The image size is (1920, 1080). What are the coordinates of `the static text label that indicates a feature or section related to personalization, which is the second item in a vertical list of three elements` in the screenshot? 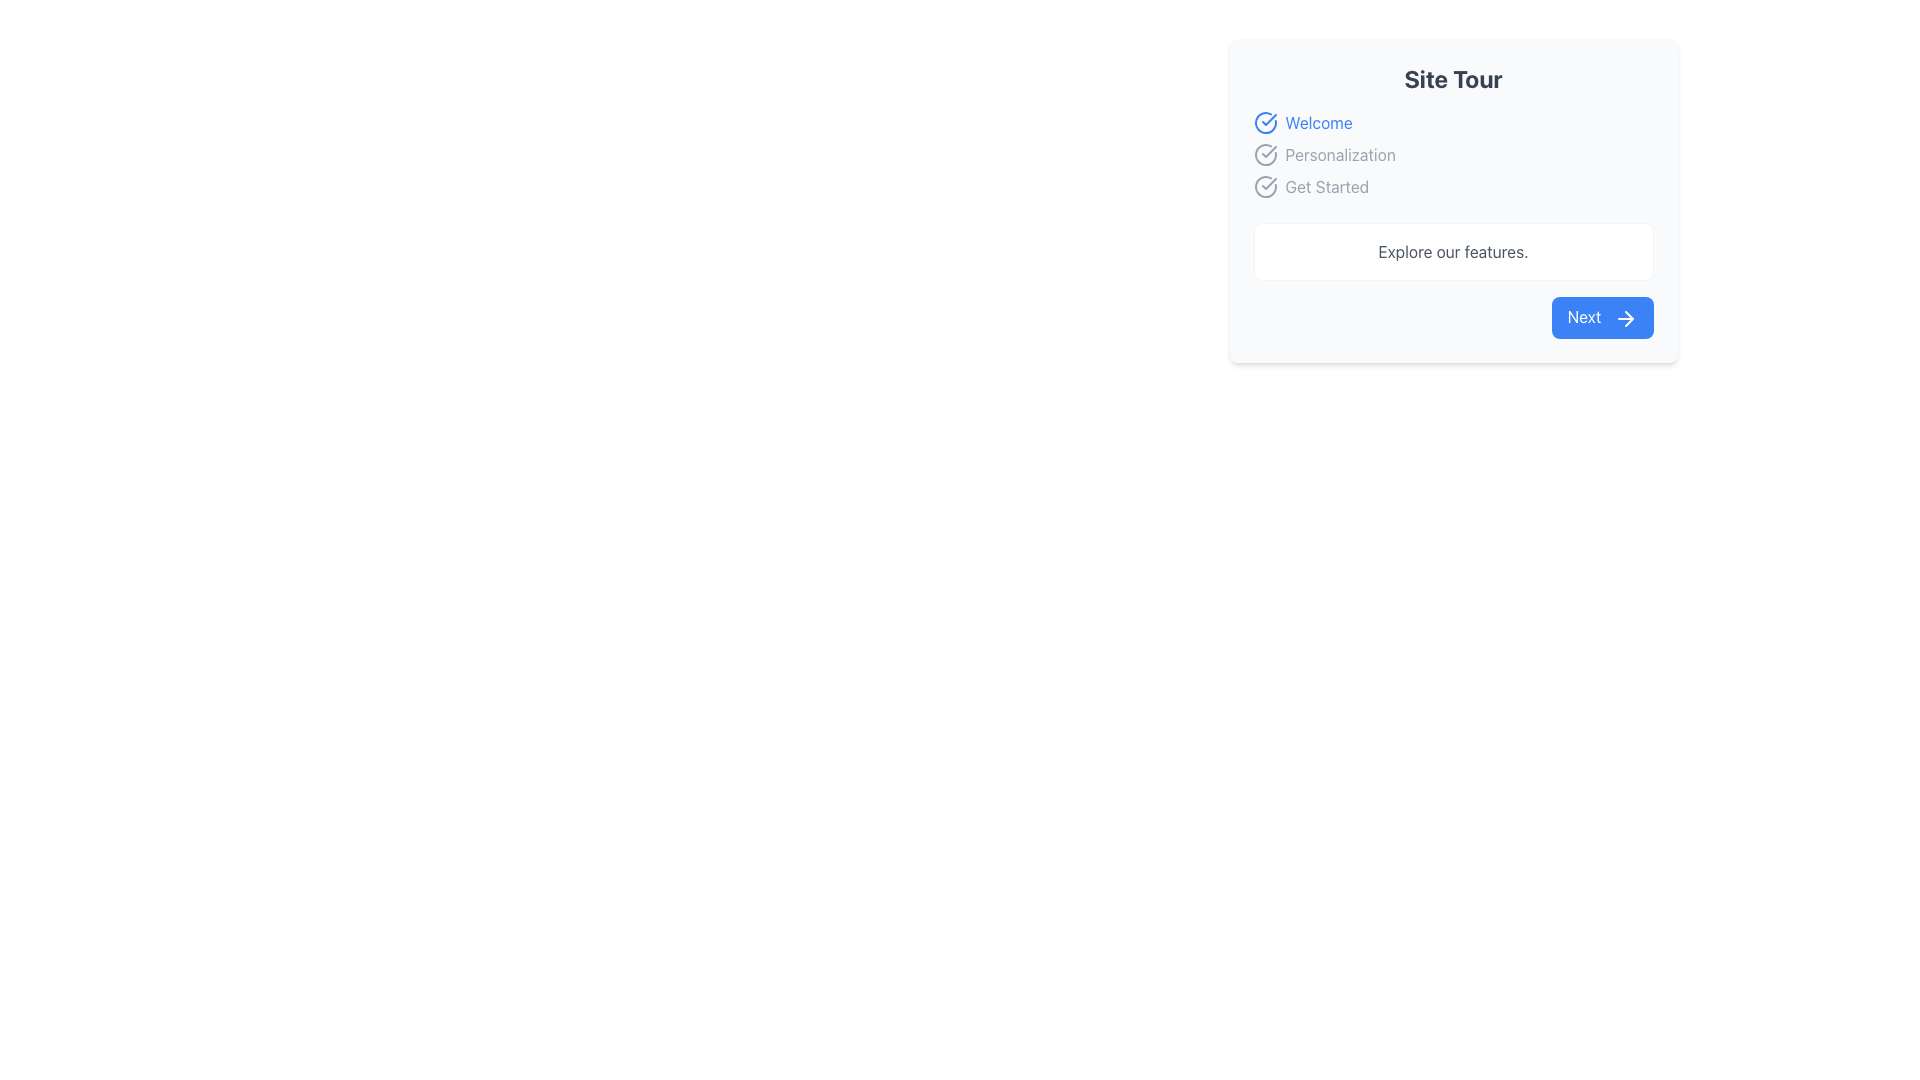 It's located at (1340, 153).